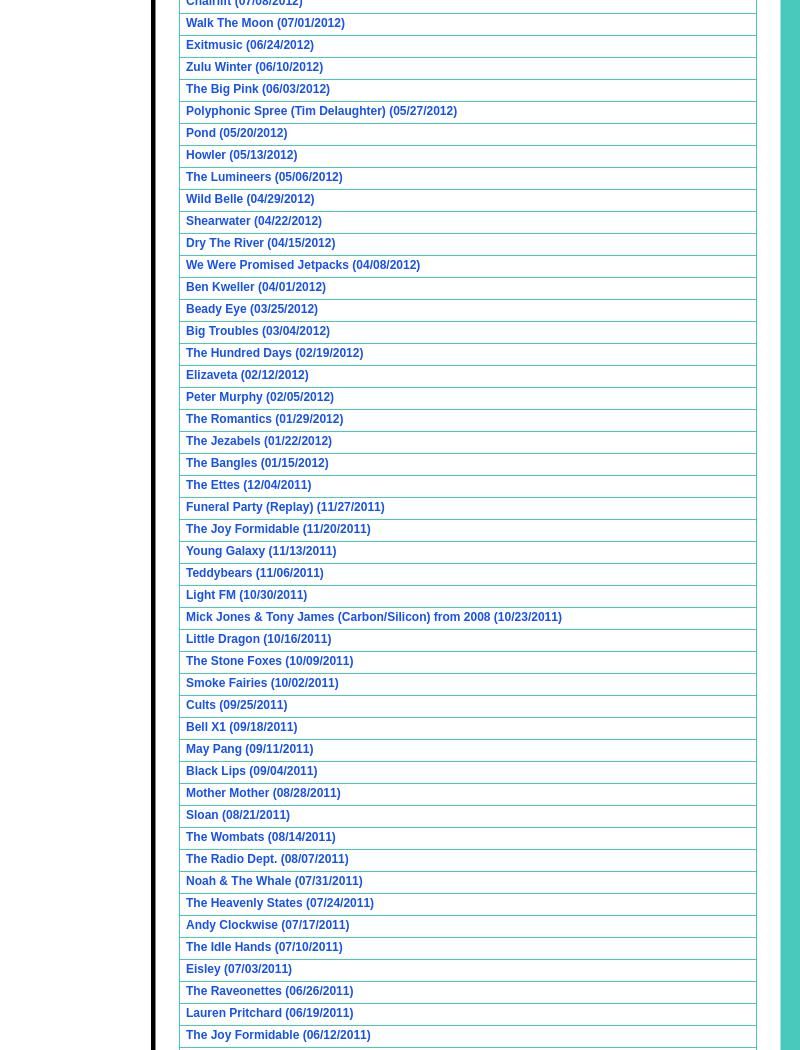 This screenshot has height=1050, width=800. Describe the element at coordinates (280, 903) in the screenshot. I see `'The Heavenly States (07/24/2011)'` at that location.